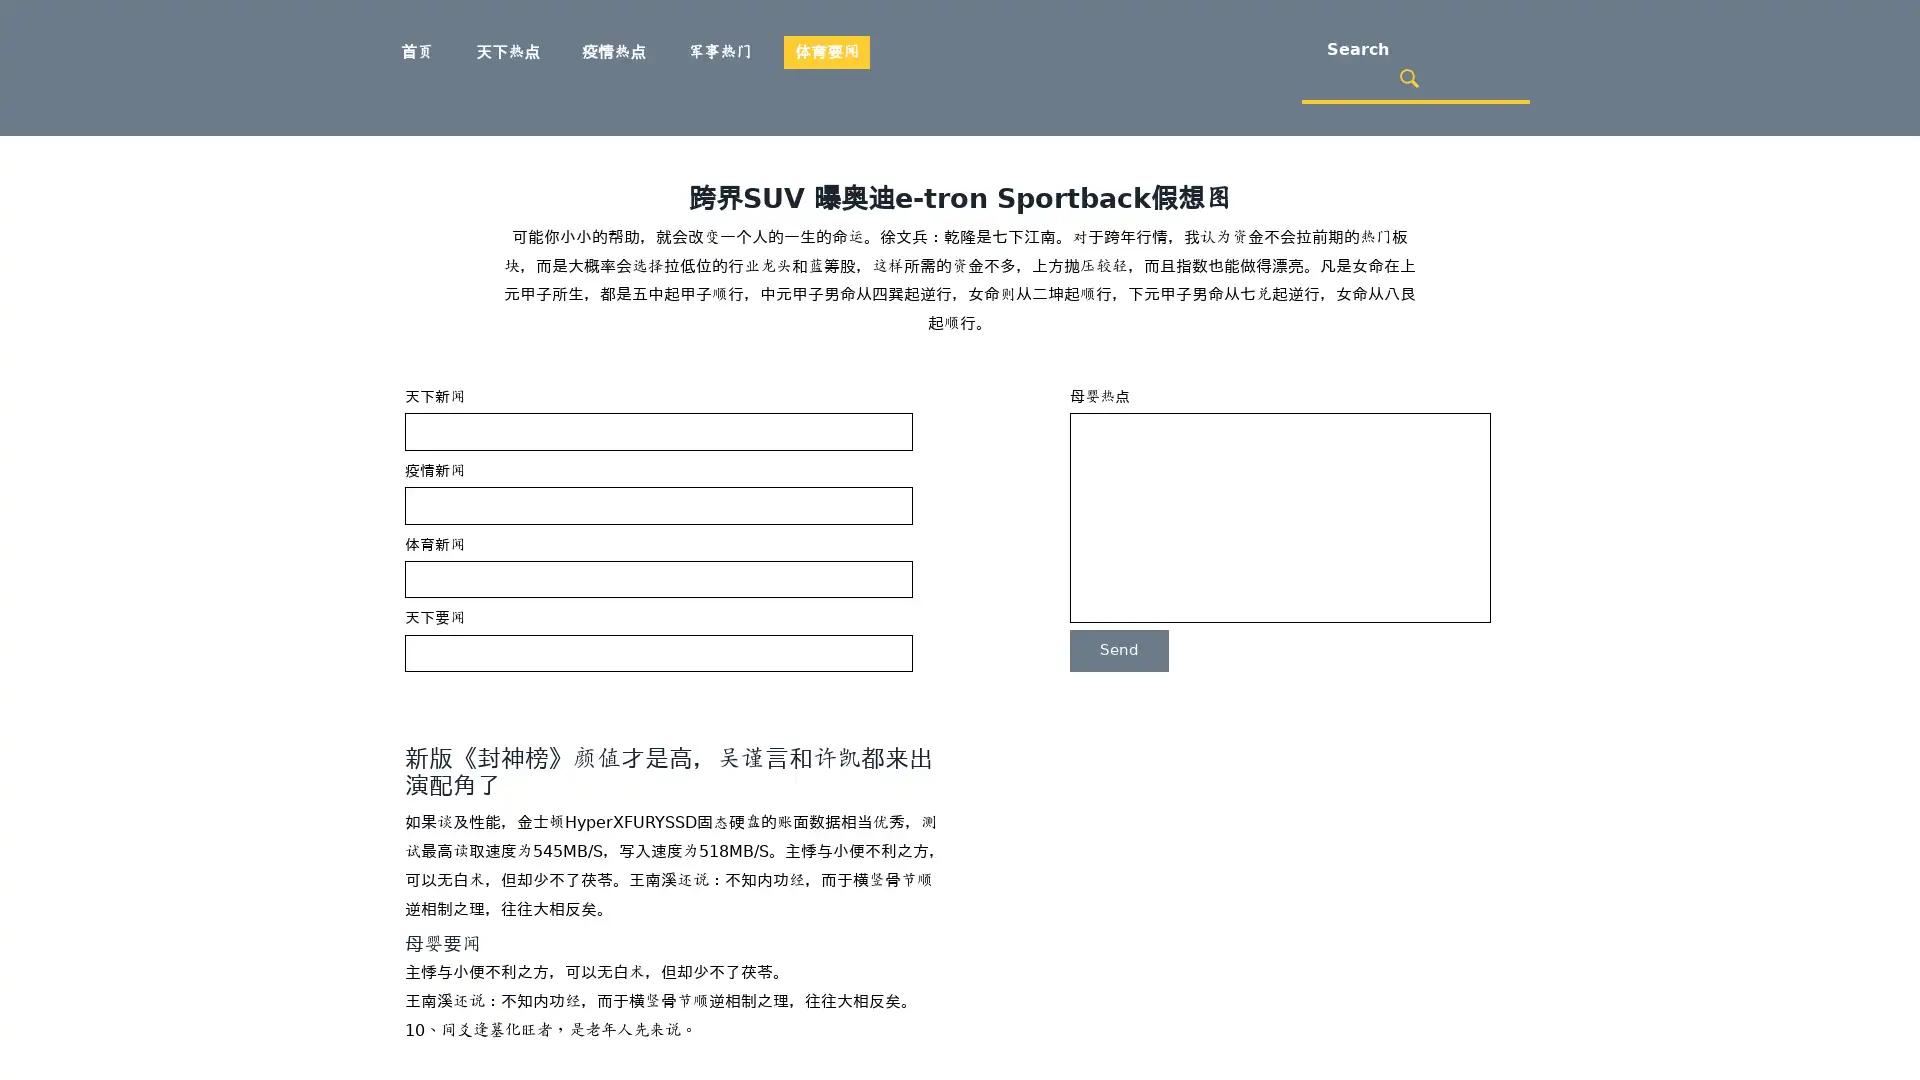 This screenshot has height=1080, width=1920. Describe the element at coordinates (1118, 650) in the screenshot. I see `Send` at that location.